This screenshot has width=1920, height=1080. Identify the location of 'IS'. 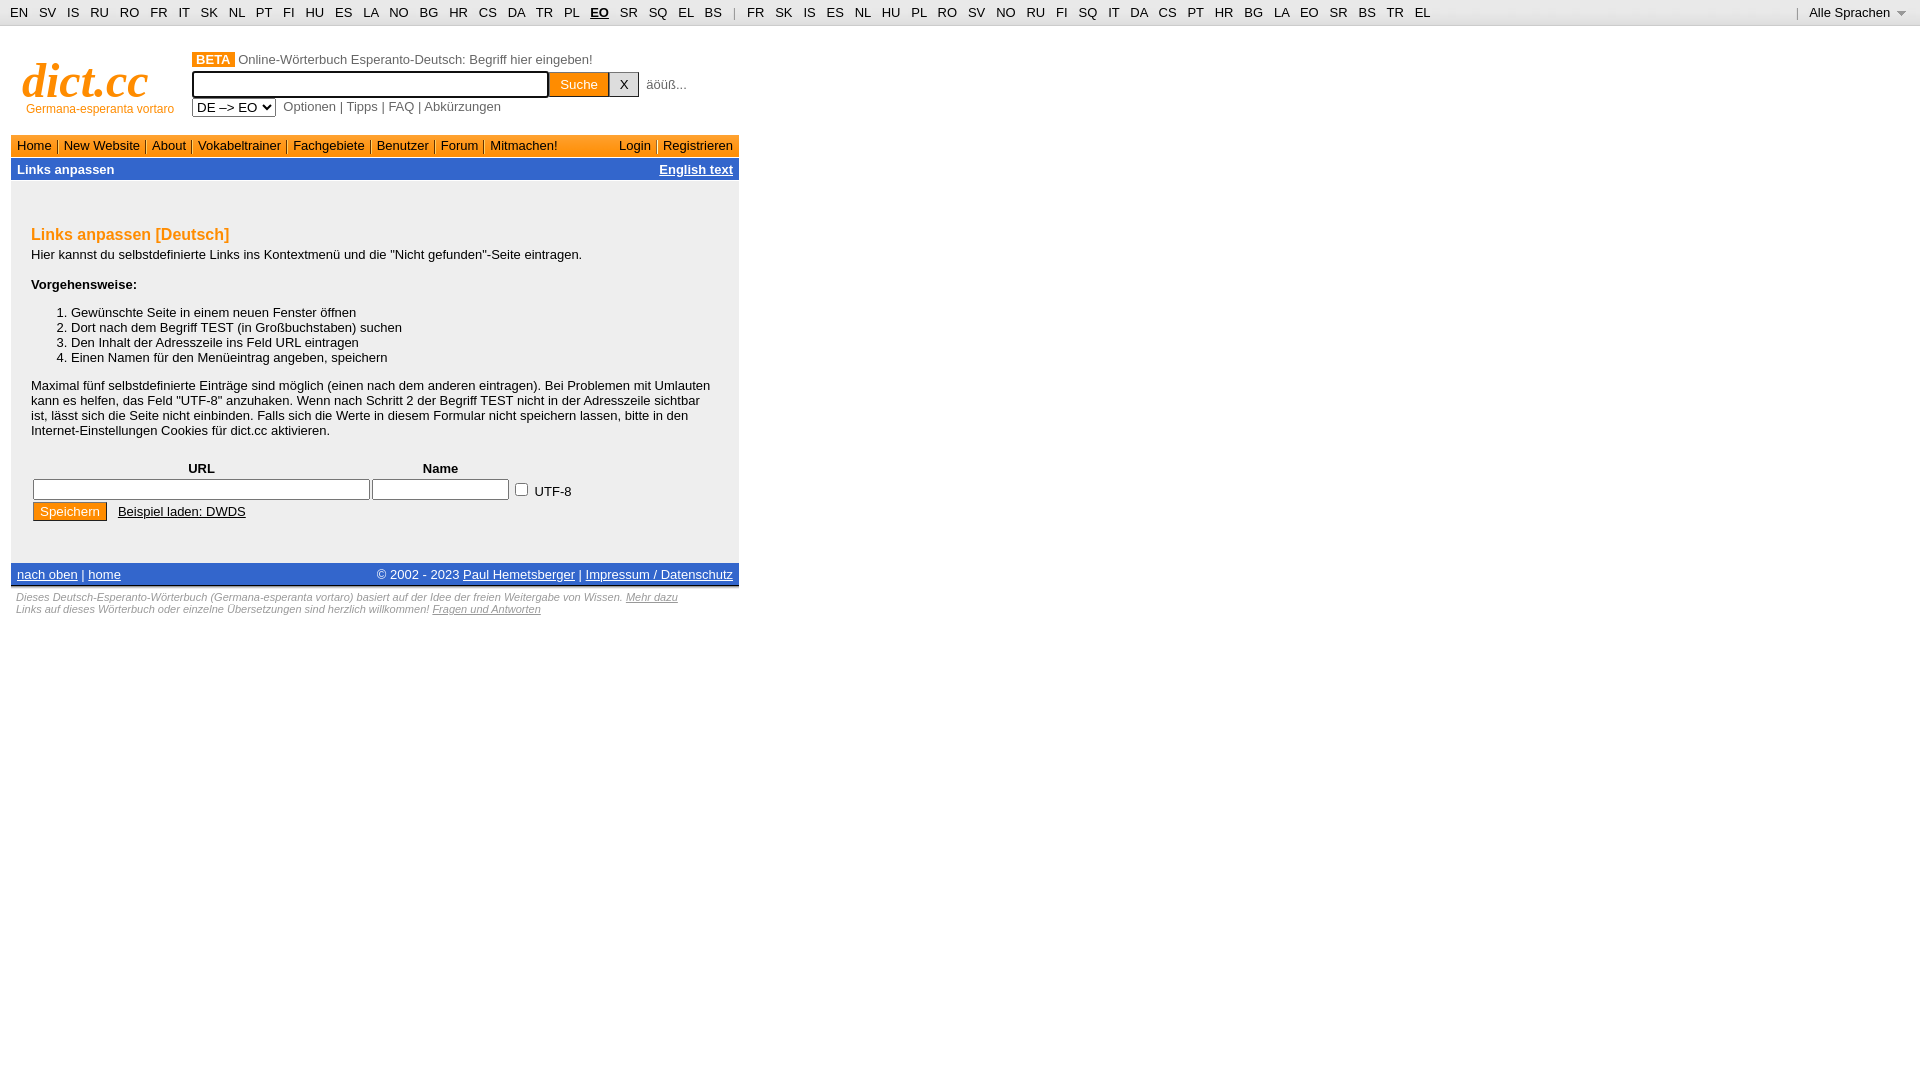
(67, 12).